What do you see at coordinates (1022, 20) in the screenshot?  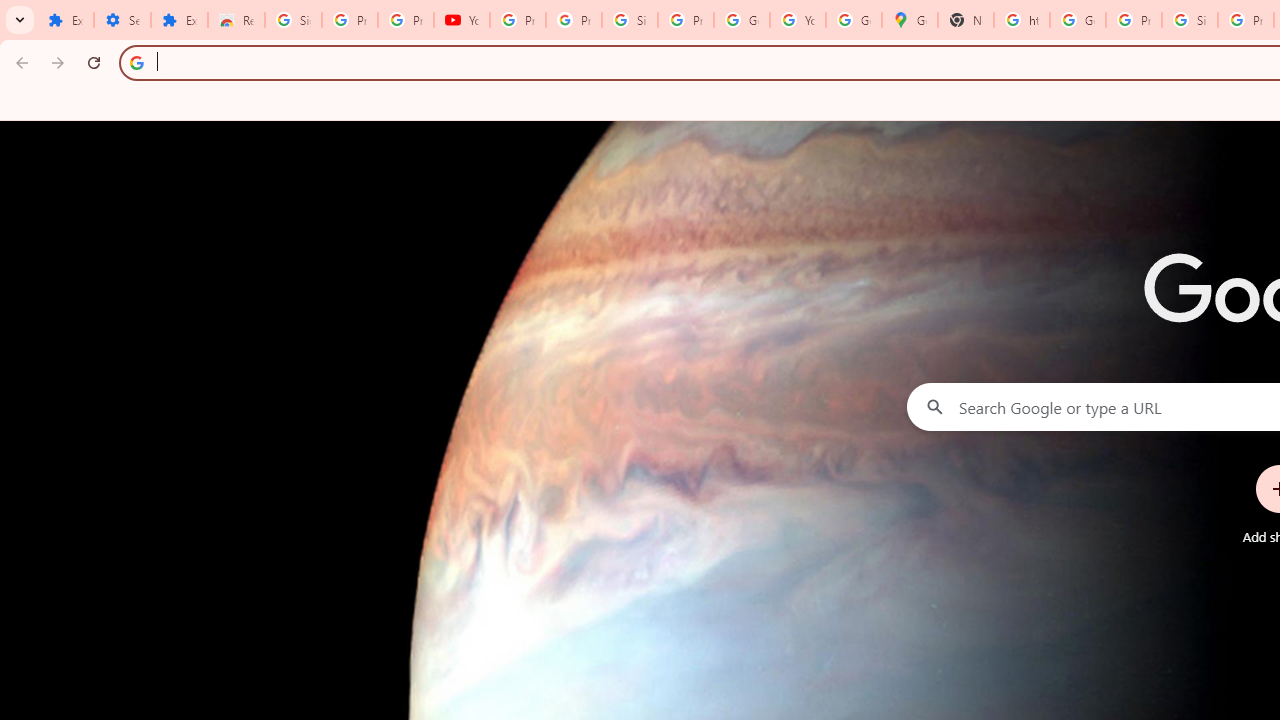 I see `'https://scholar.google.com/'` at bounding box center [1022, 20].